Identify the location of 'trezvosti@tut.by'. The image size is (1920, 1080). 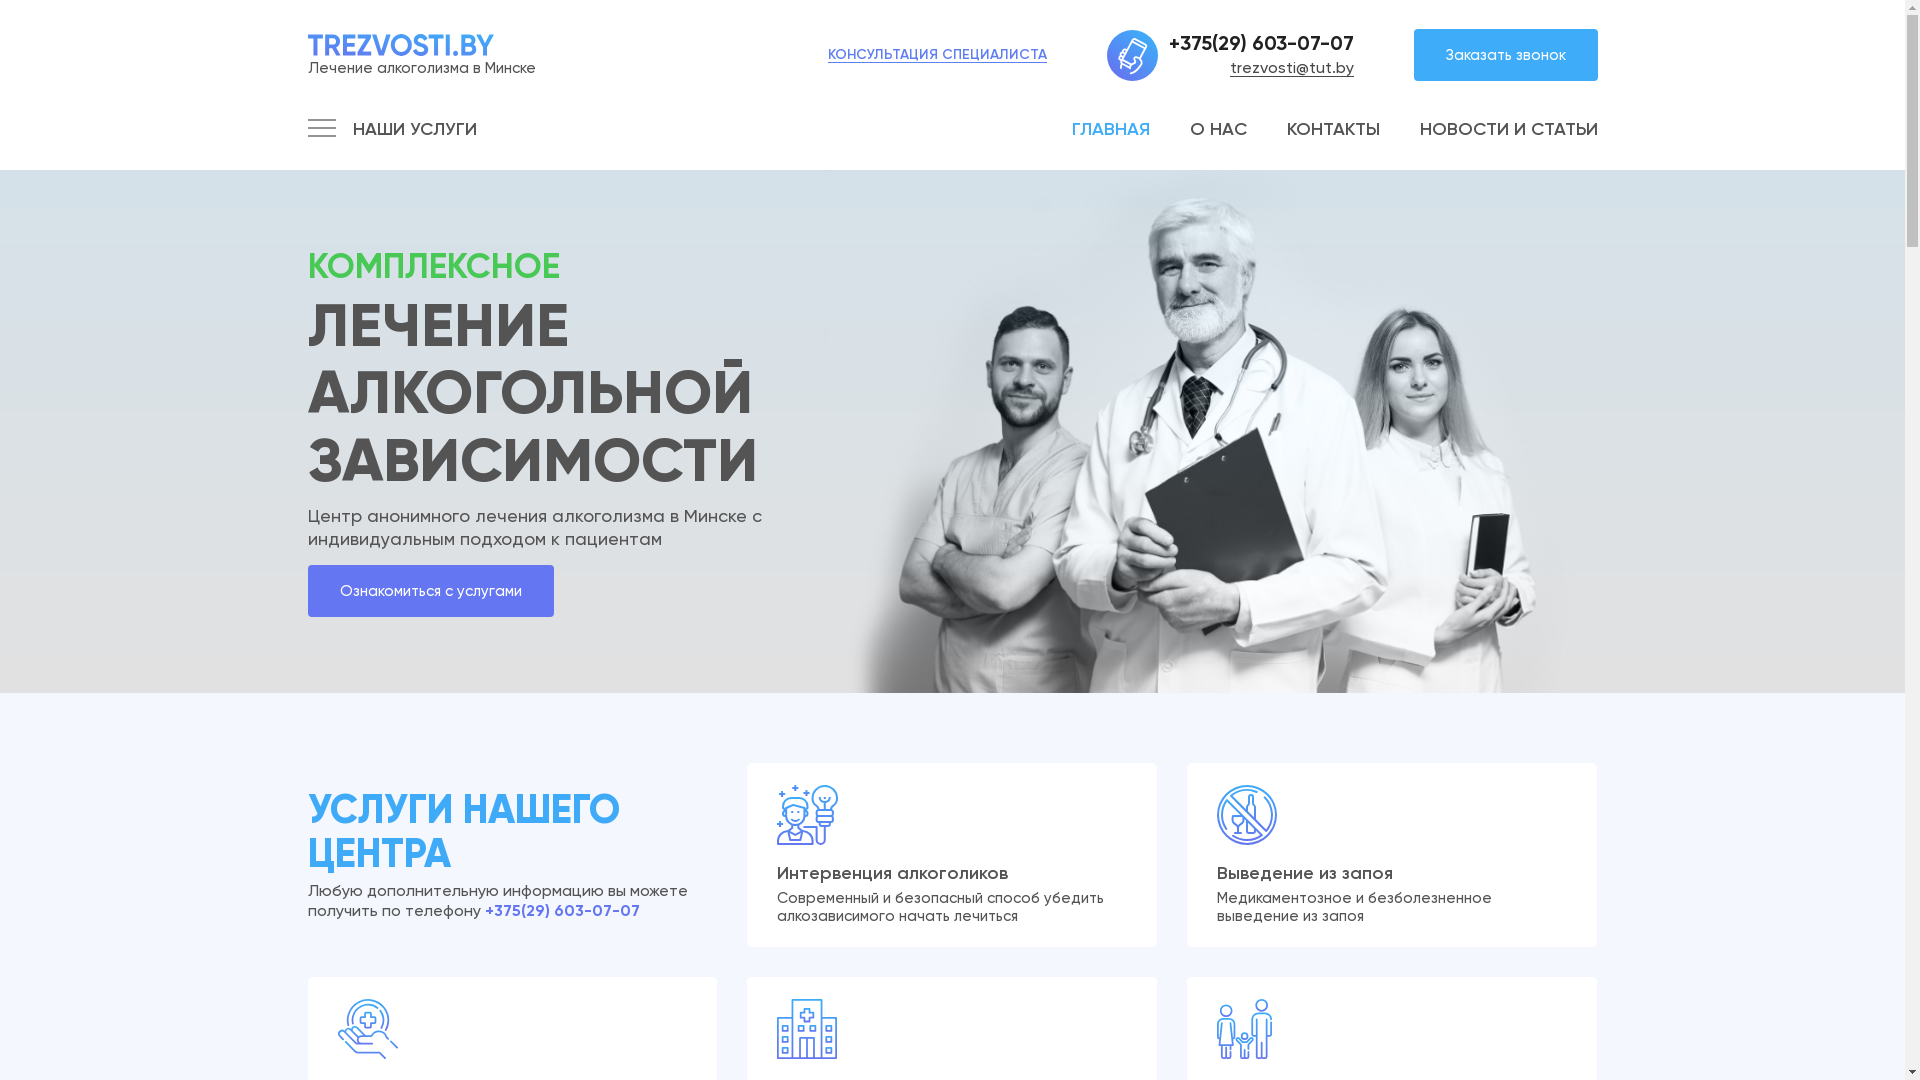
(1291, 67).